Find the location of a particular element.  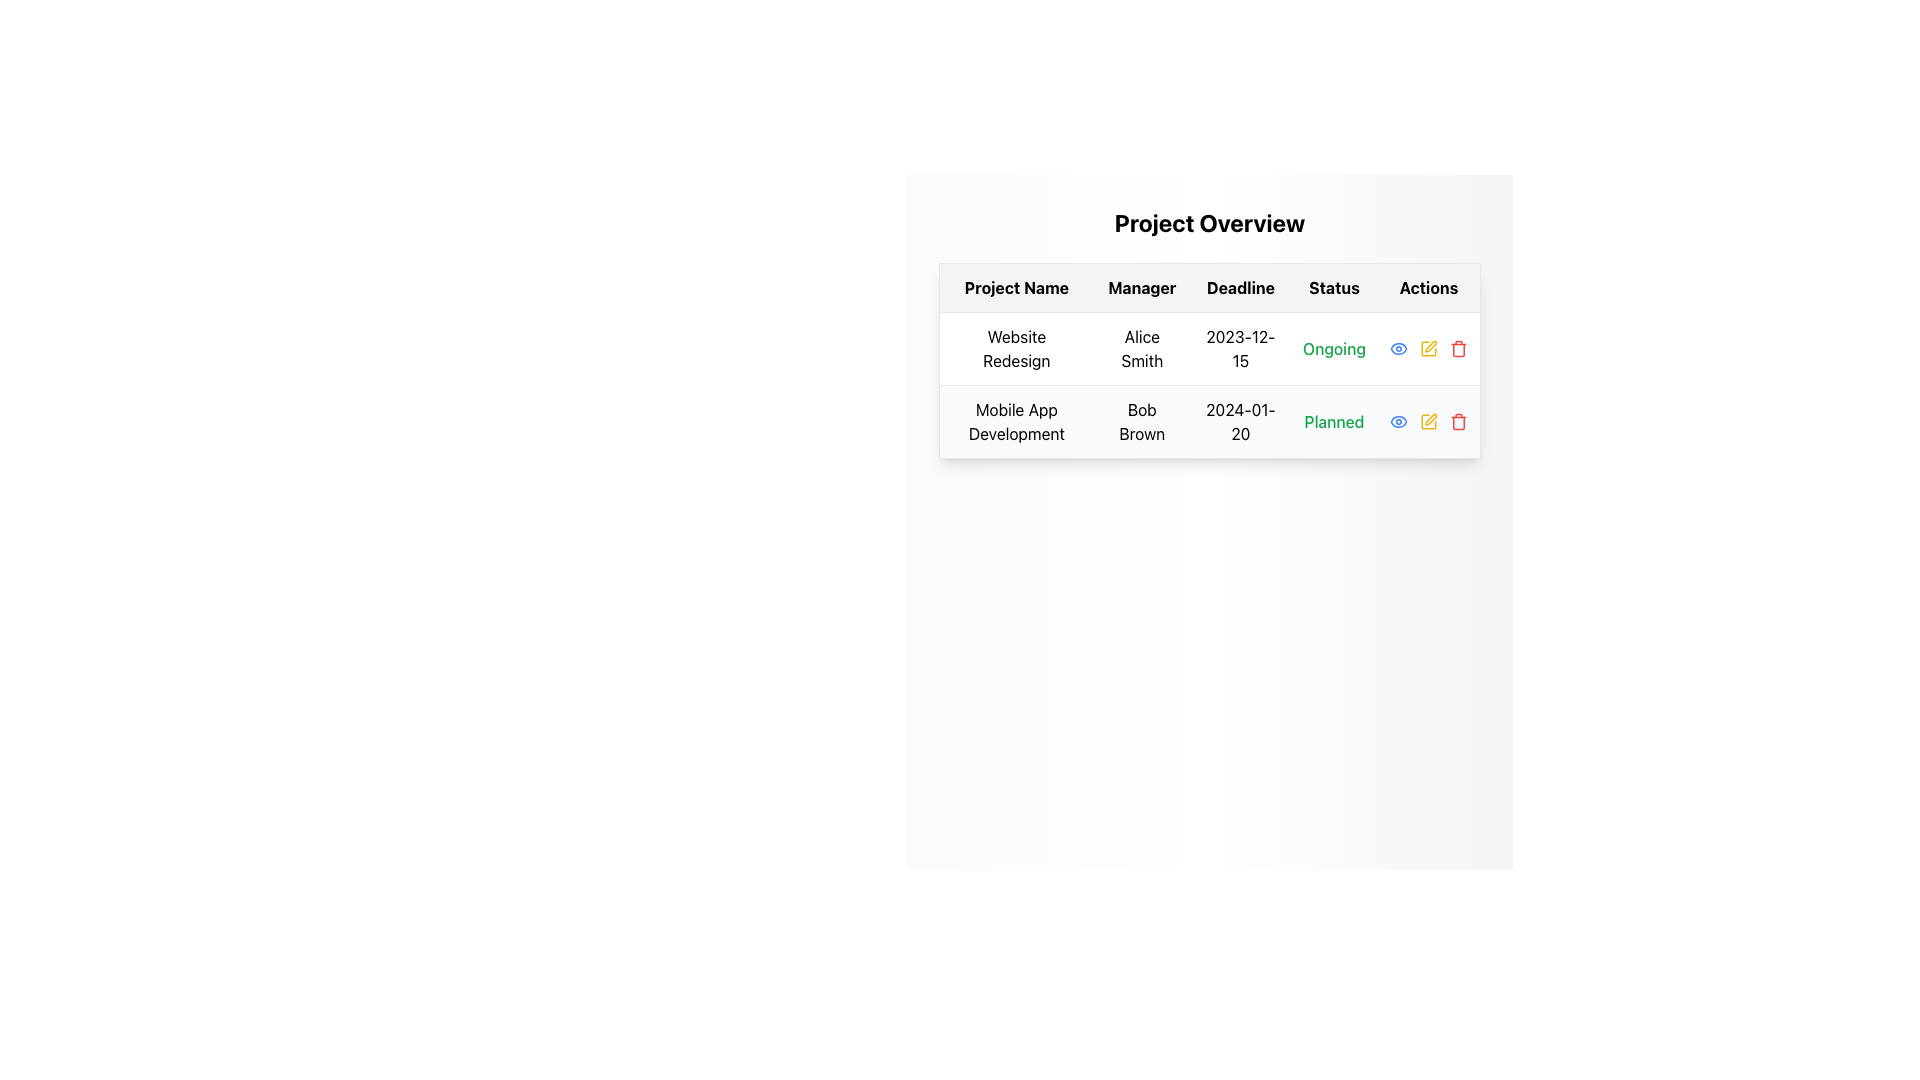

the text label displaying the project deadline located in the third column of the first row of the table is located at coordinates (1239, 347).